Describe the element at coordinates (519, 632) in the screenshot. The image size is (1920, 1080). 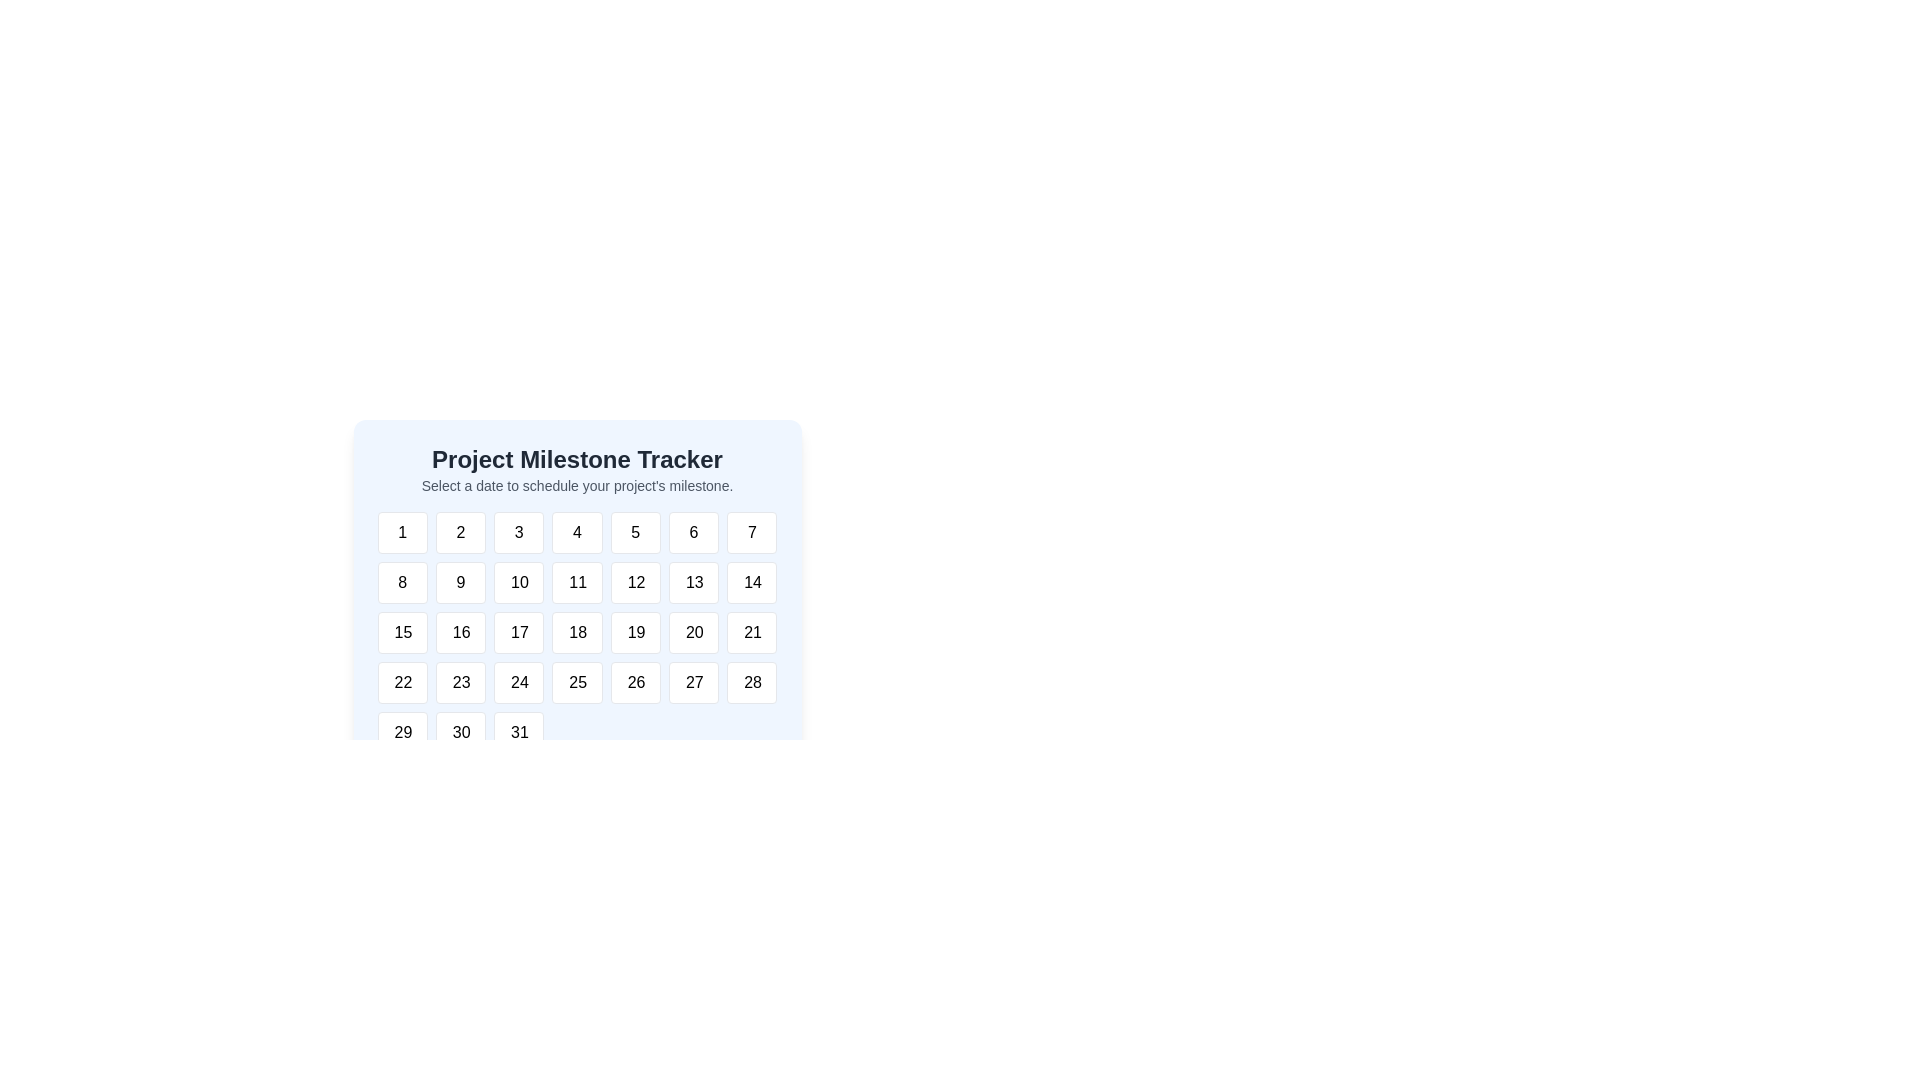
I see `the button labeled '17', which is a square button with rounded corners and a white background, located in the third row and third column of a grid layout` at that location.